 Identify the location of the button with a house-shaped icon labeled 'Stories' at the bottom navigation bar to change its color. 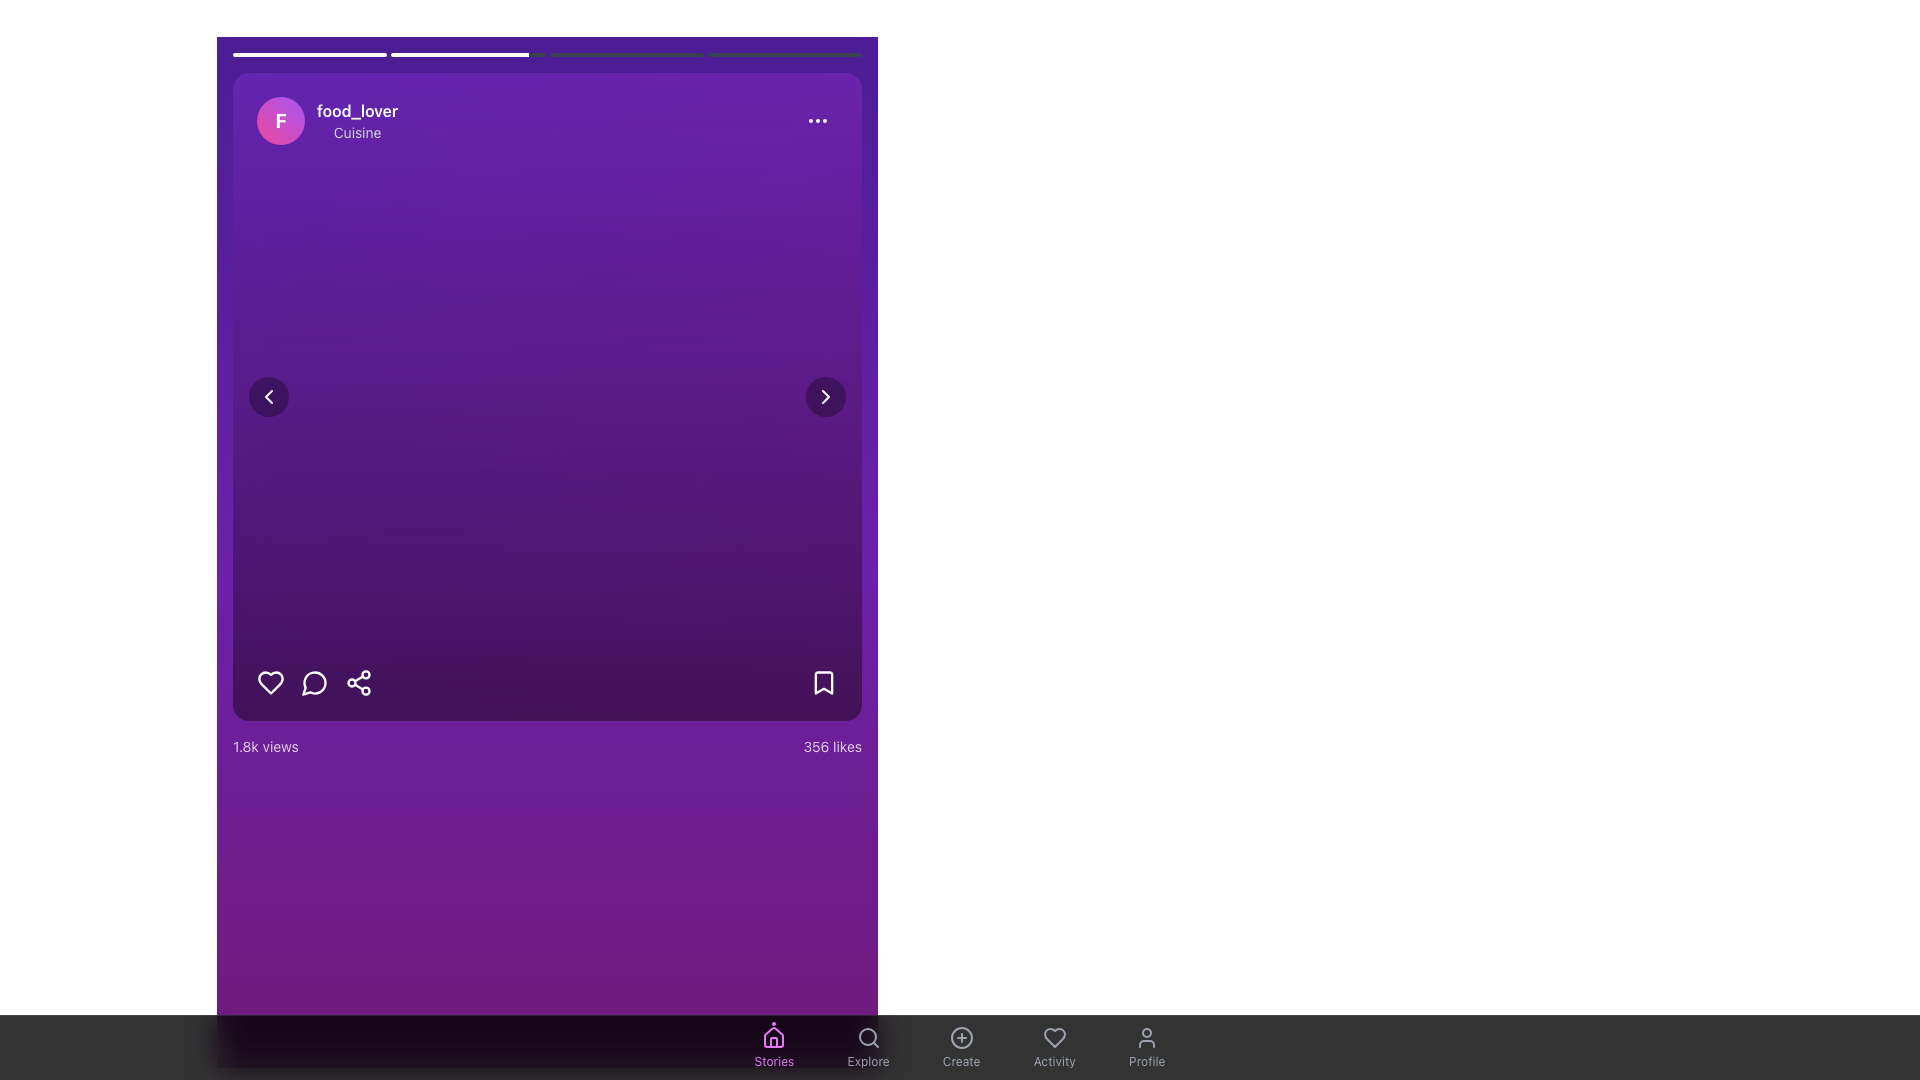
(773, 1047).